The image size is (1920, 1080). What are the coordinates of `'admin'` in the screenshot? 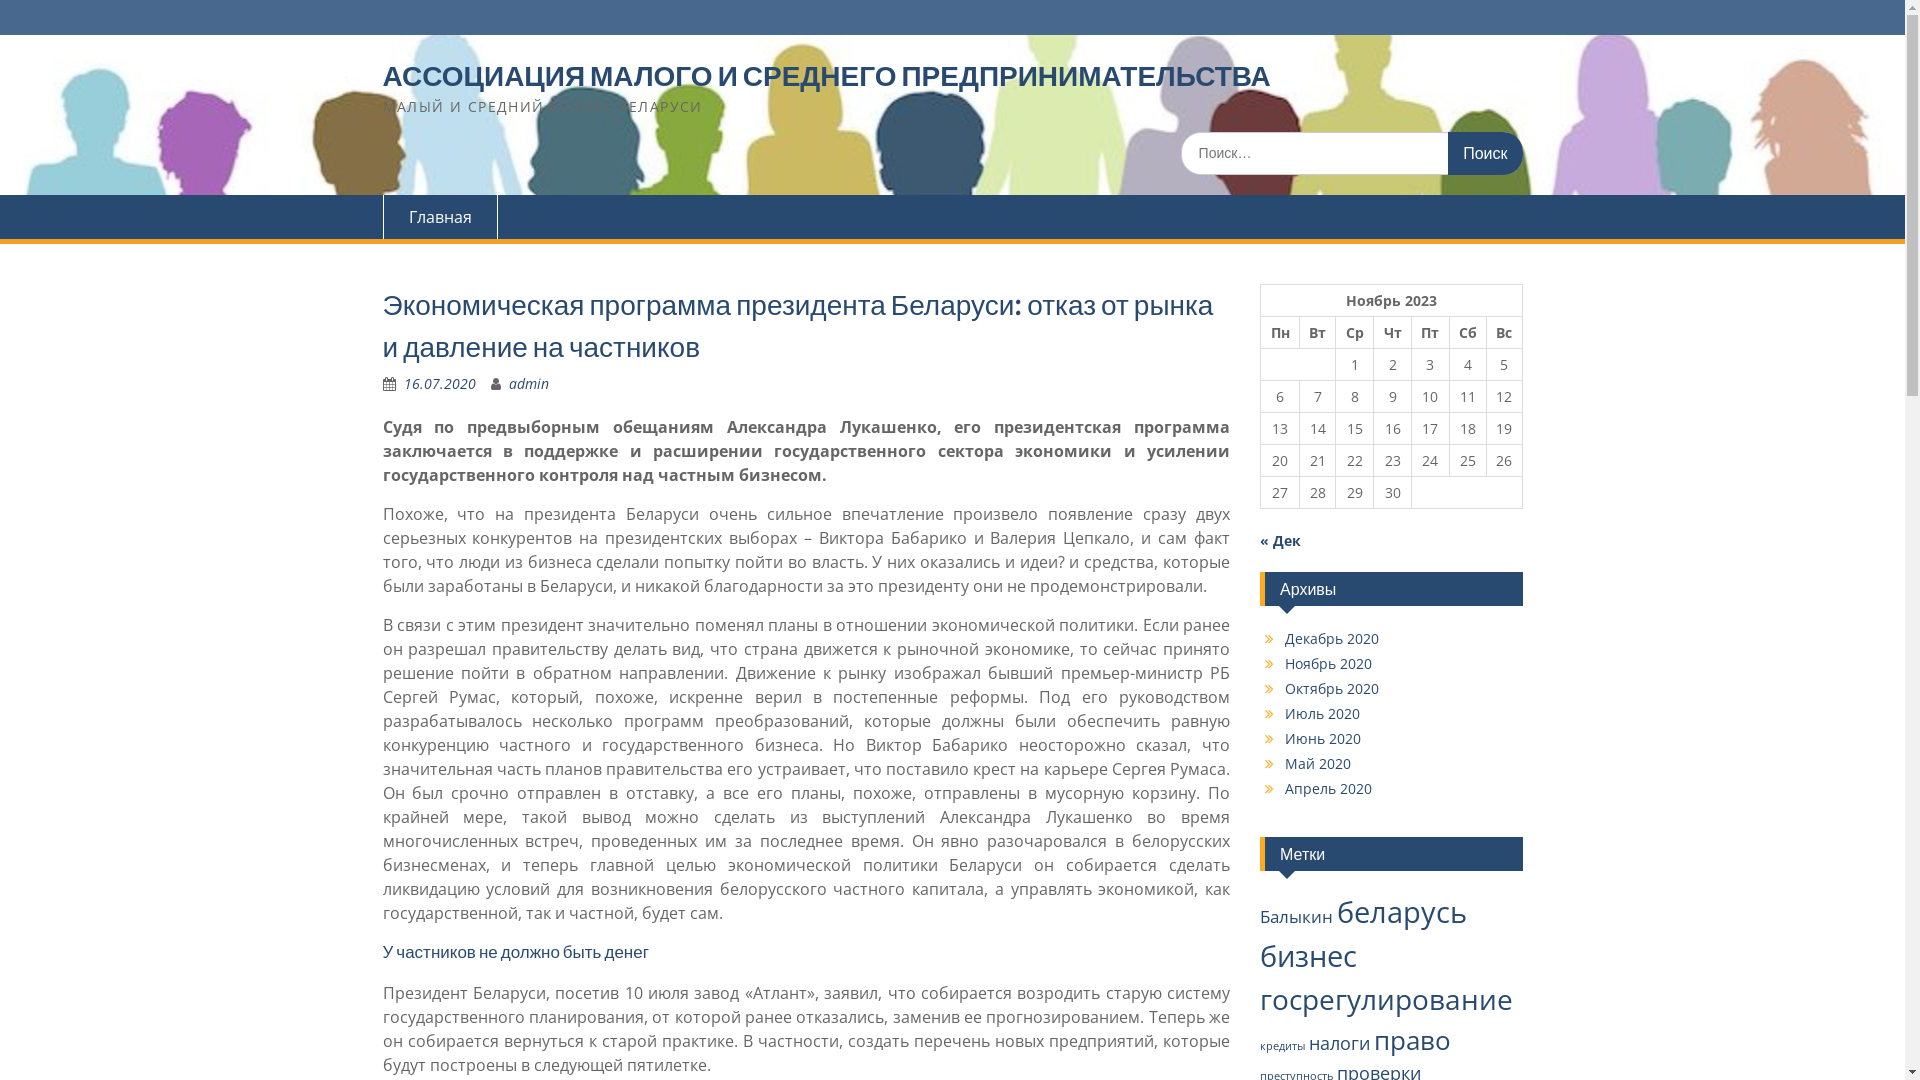 It's located at (528, 383).